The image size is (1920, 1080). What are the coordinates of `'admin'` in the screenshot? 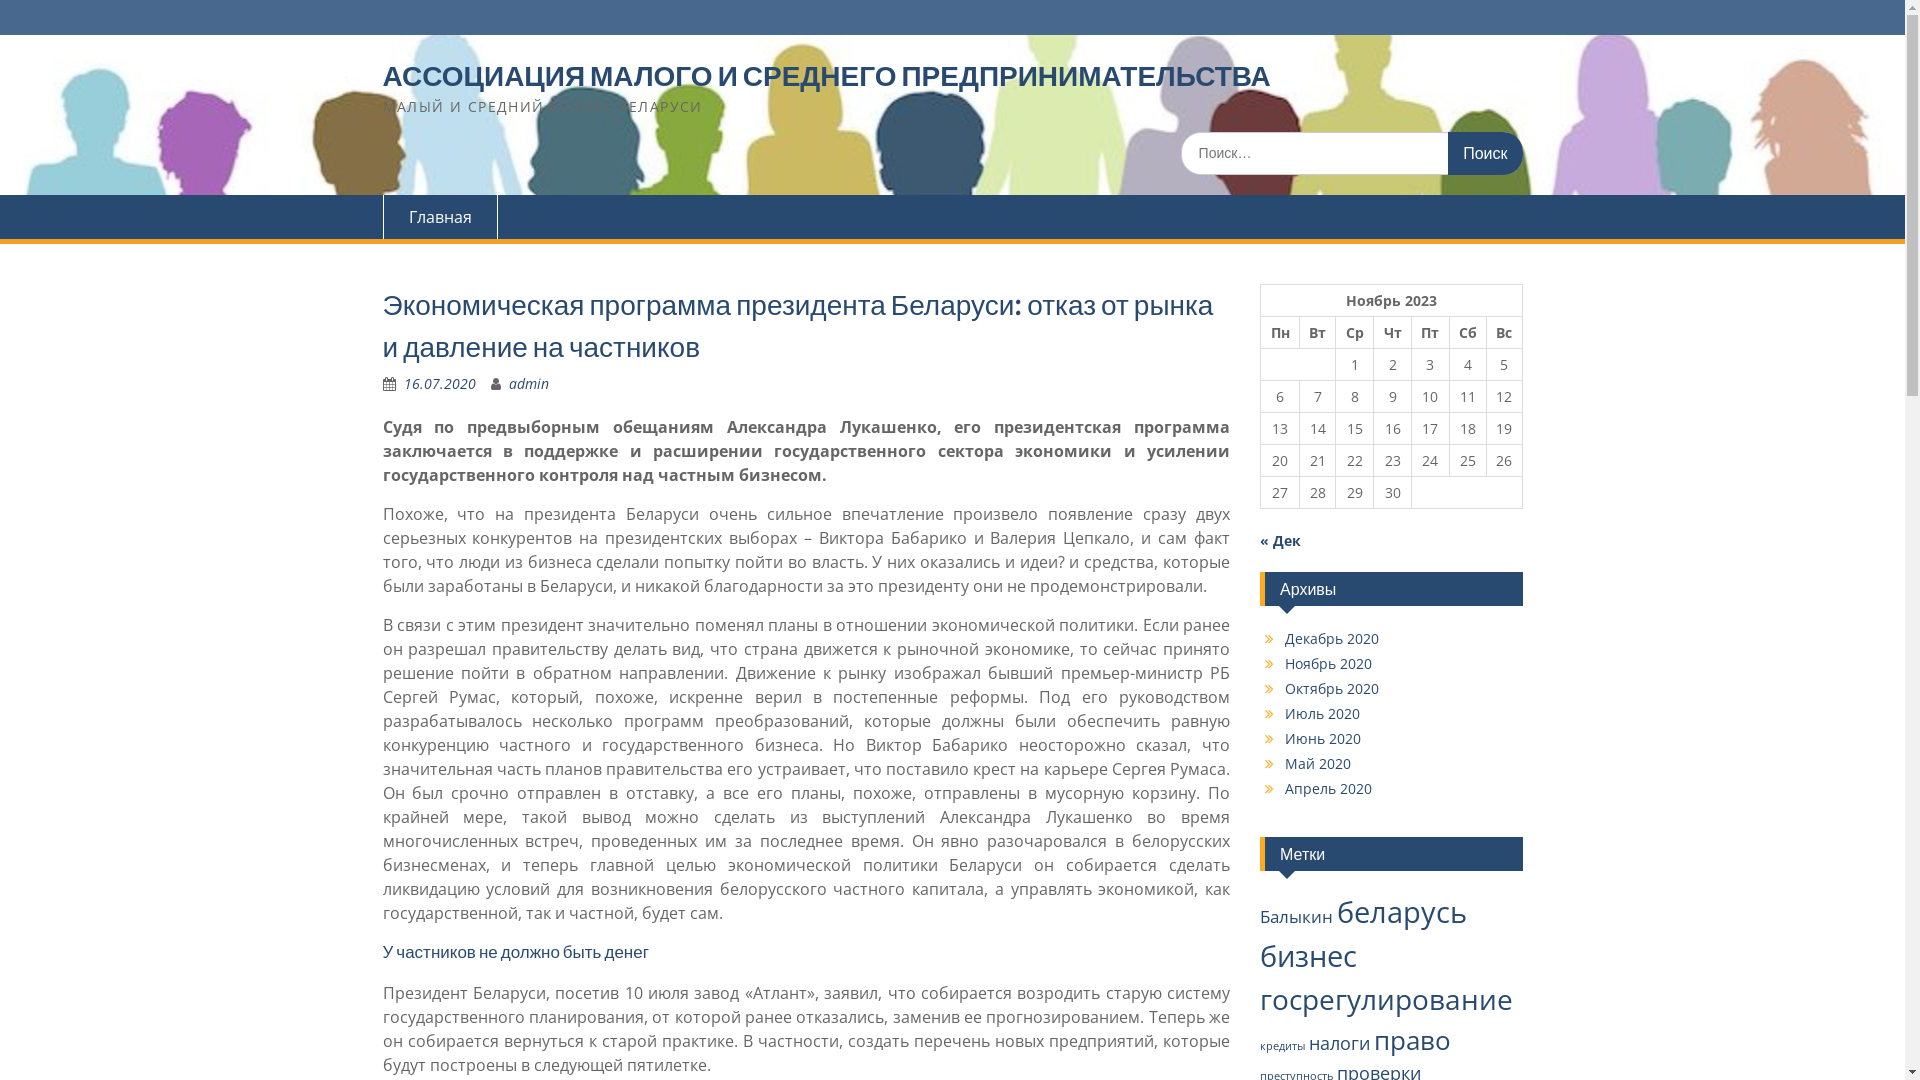 It's located at (528, 383).